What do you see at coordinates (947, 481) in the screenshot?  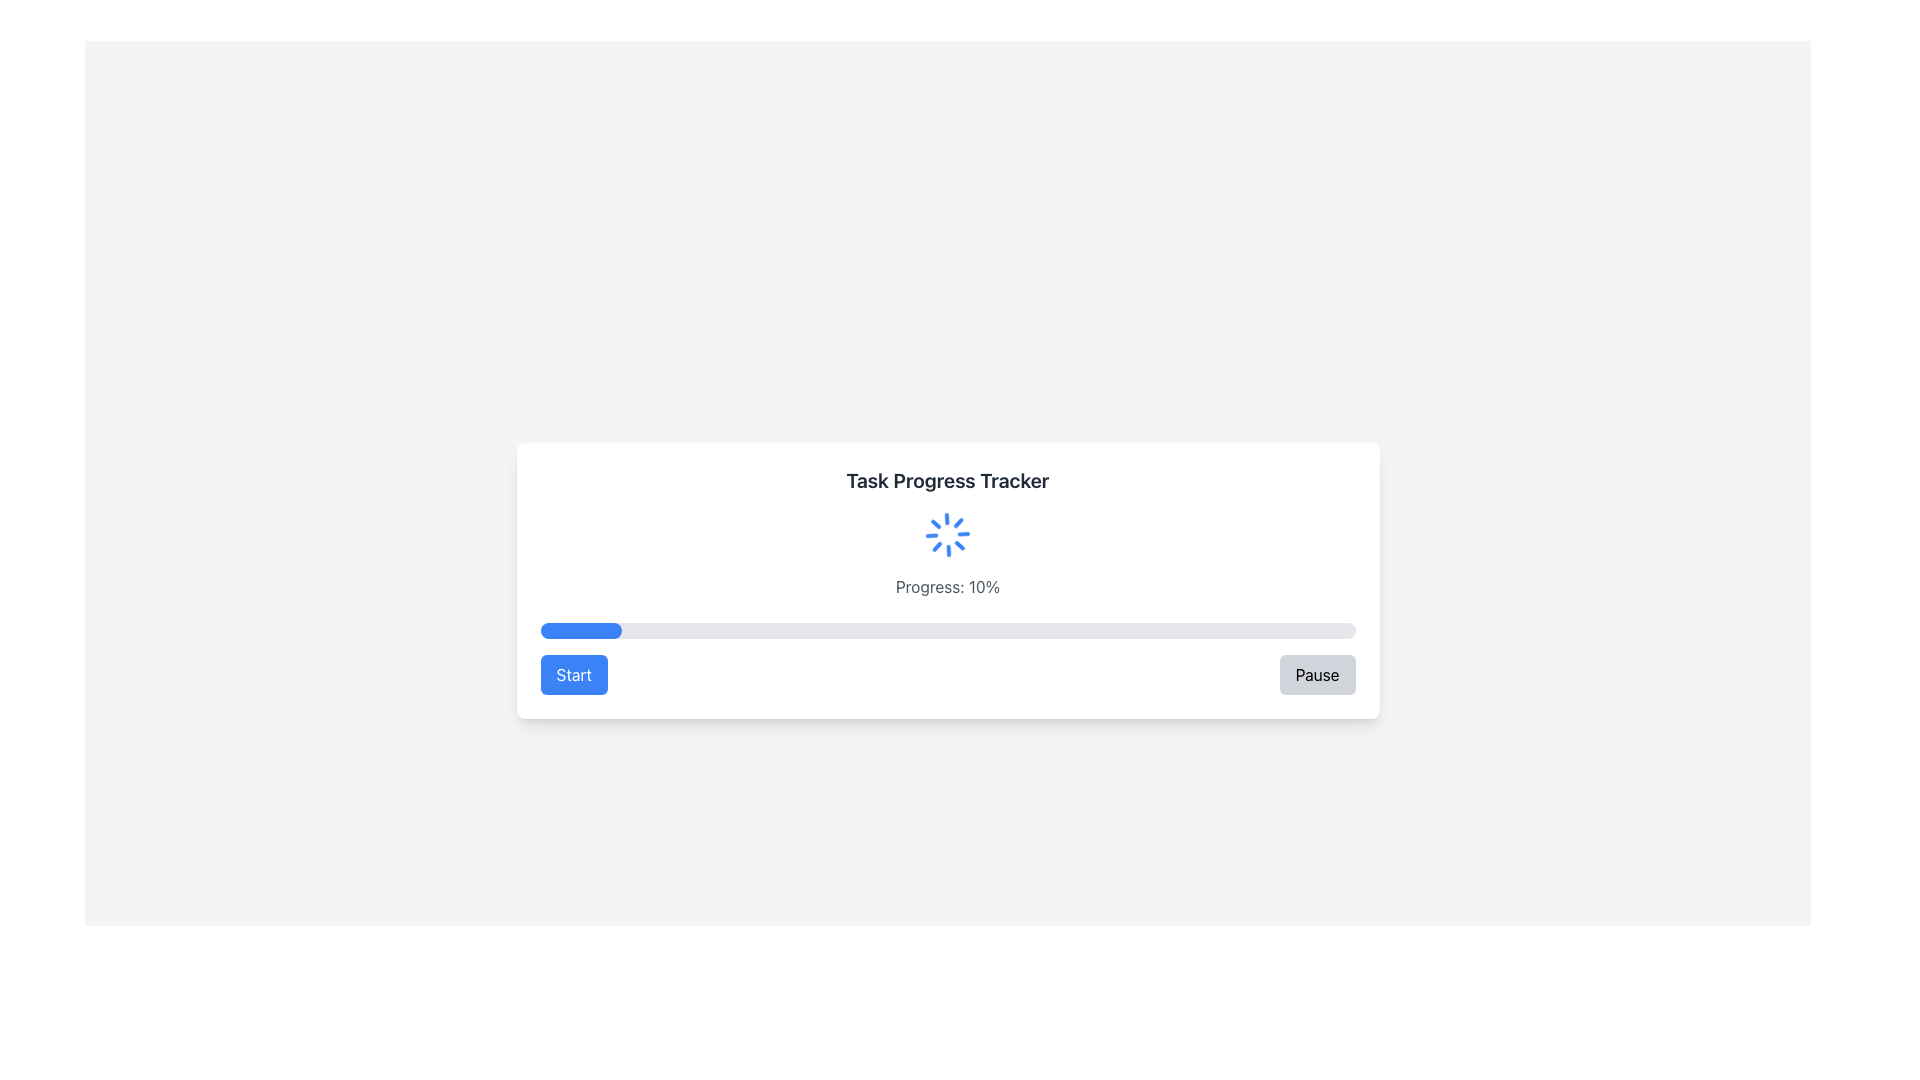 I see `the static text label titled 'Task Progress Tracker' which is displayed in bold, large dark gray font at the top of the rectangular card interface` at bounding box center [947, 481].